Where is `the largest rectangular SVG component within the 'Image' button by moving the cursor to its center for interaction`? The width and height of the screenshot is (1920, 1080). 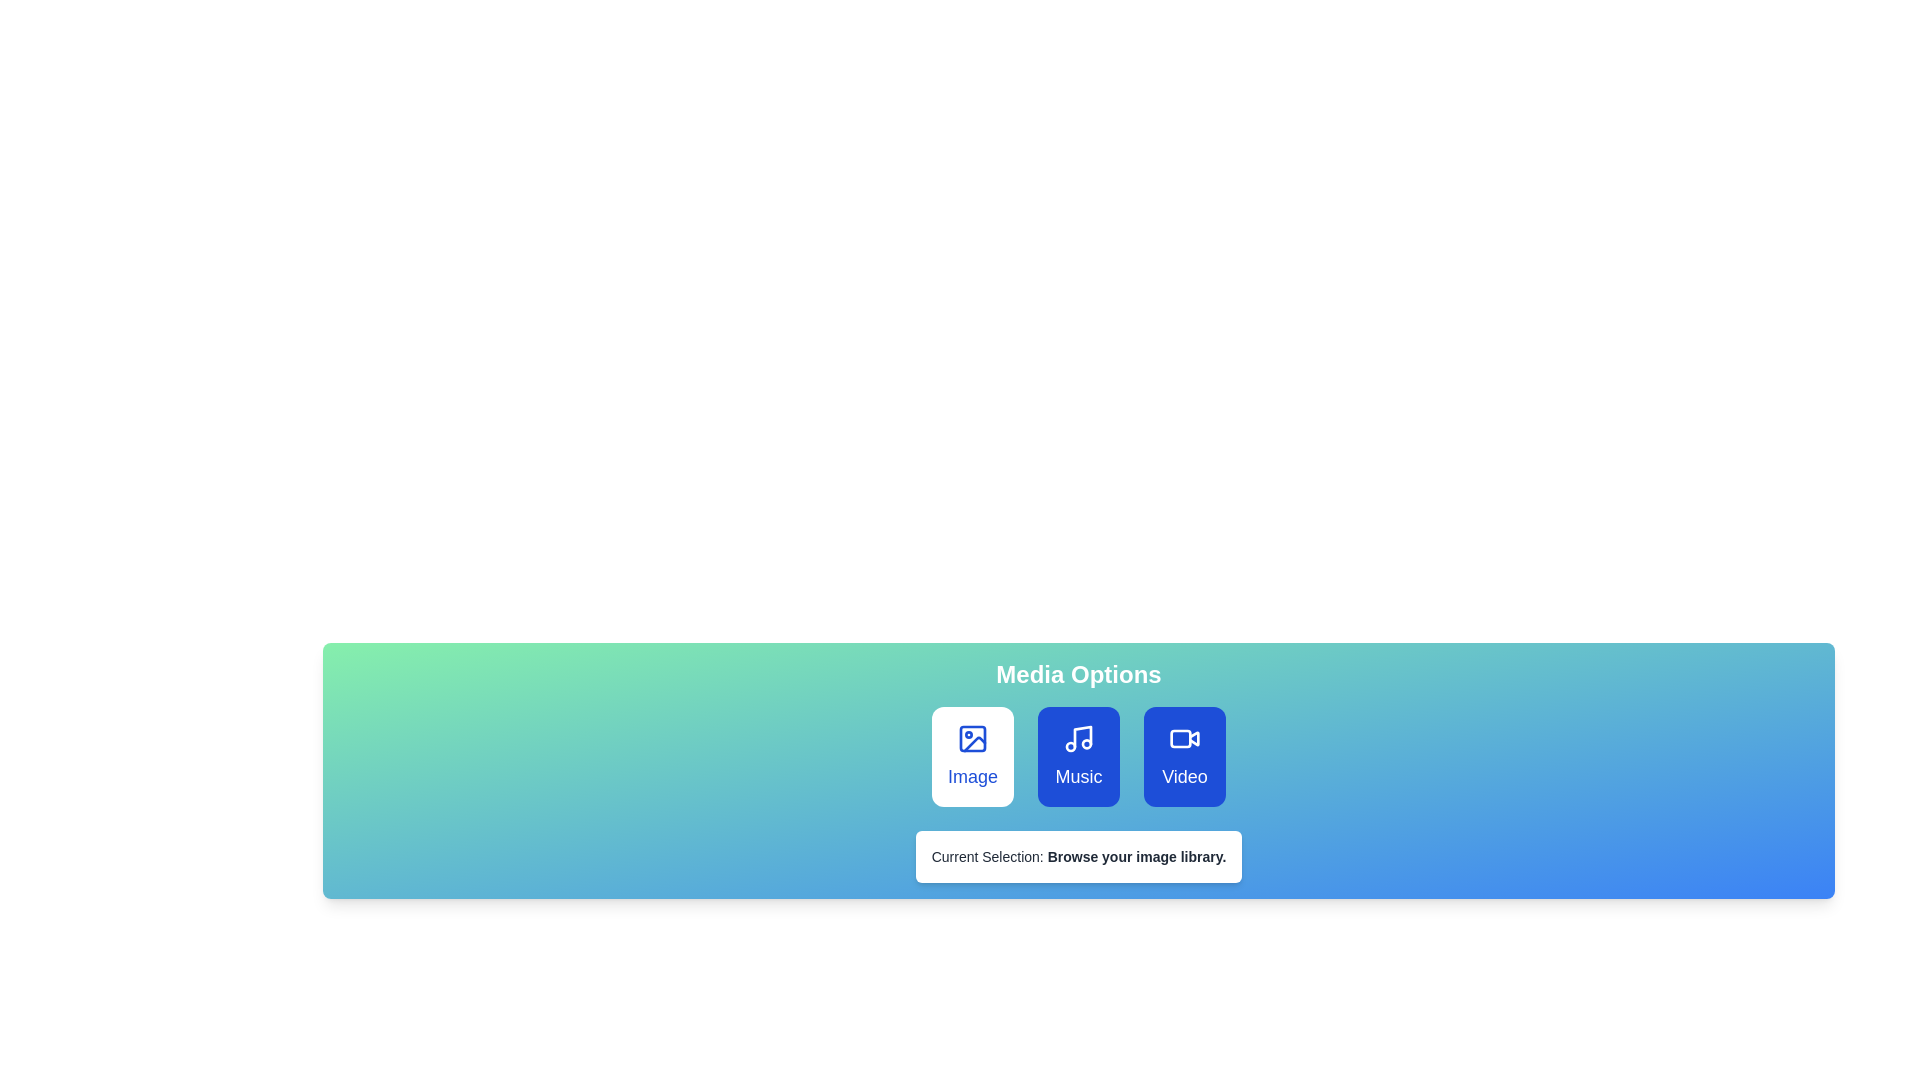 the largest rectangular SVG component within the 'Image' button by moving the cursor to its center for interaction is located at coordinates (973, 739).